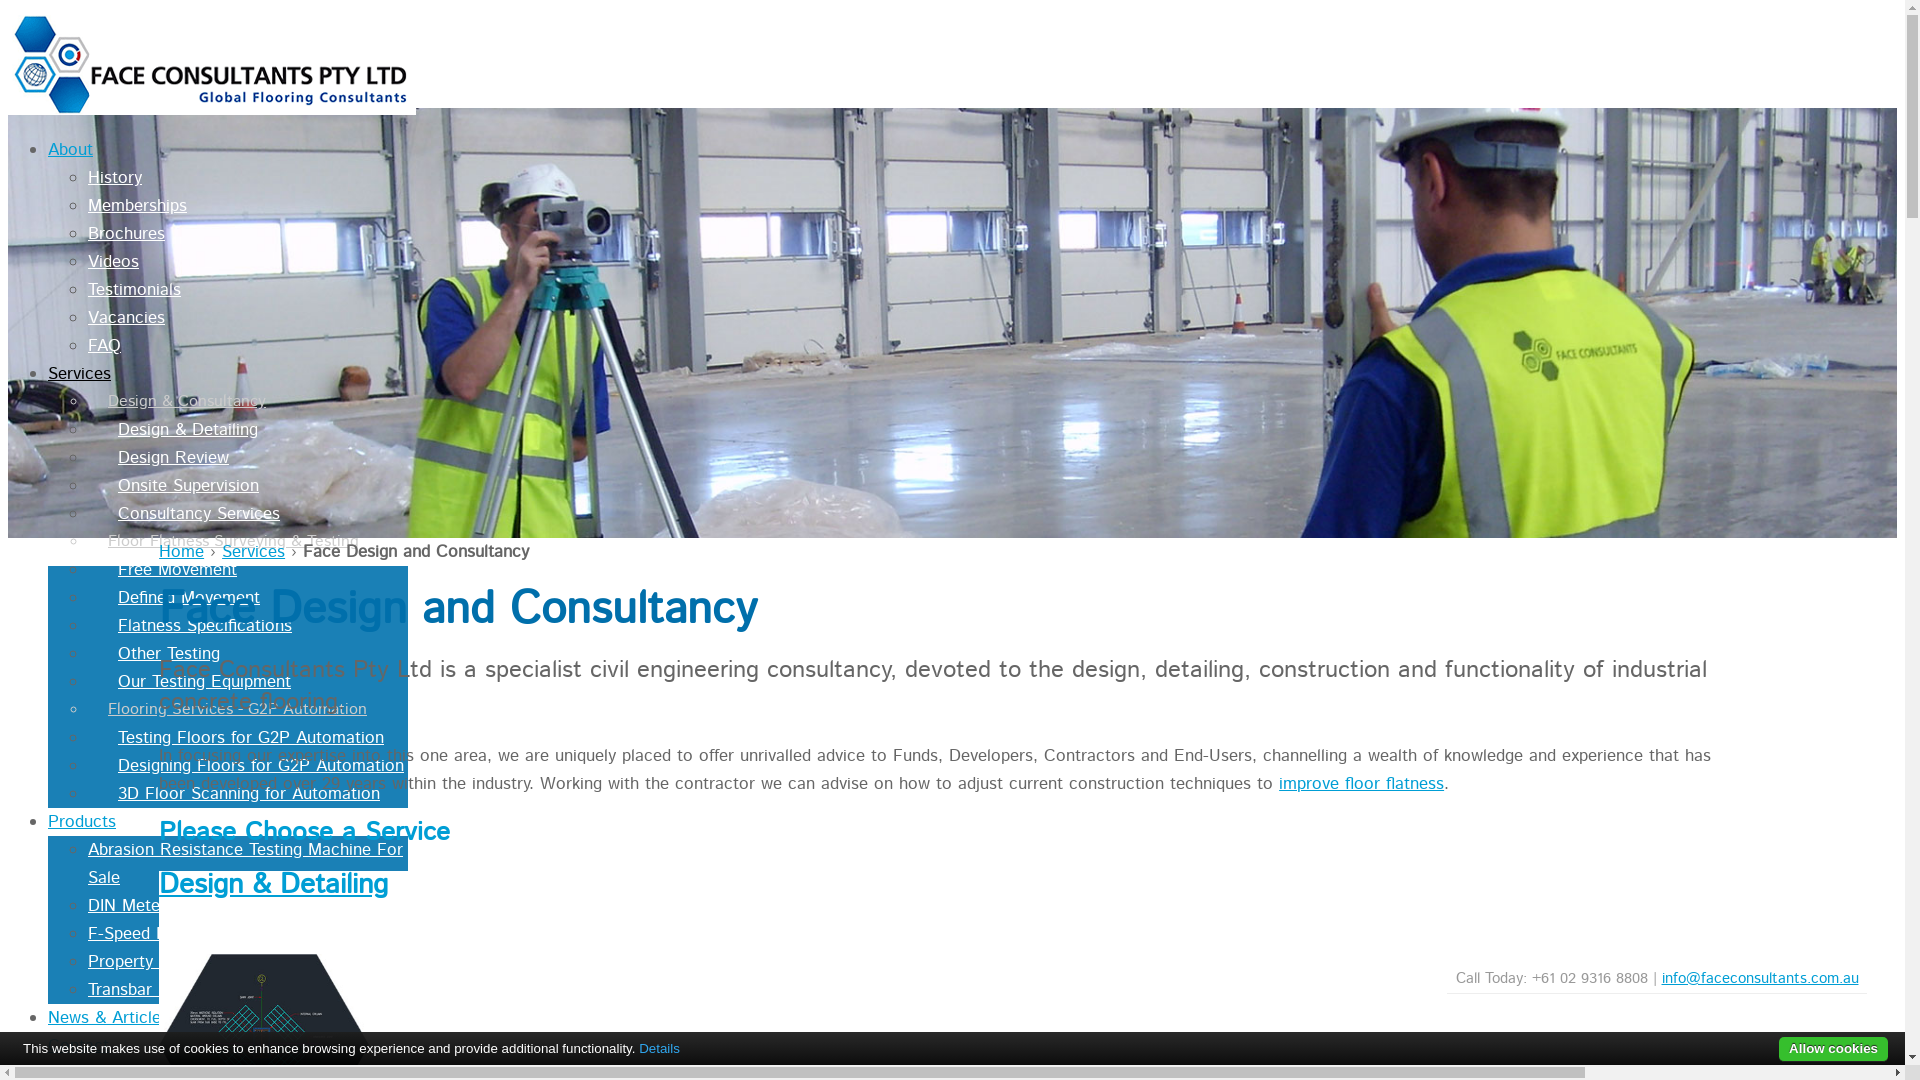 The height and width of the screenshot is (1080, 1920). I want to click on 'Design & Consultancy', so click(177, 401).